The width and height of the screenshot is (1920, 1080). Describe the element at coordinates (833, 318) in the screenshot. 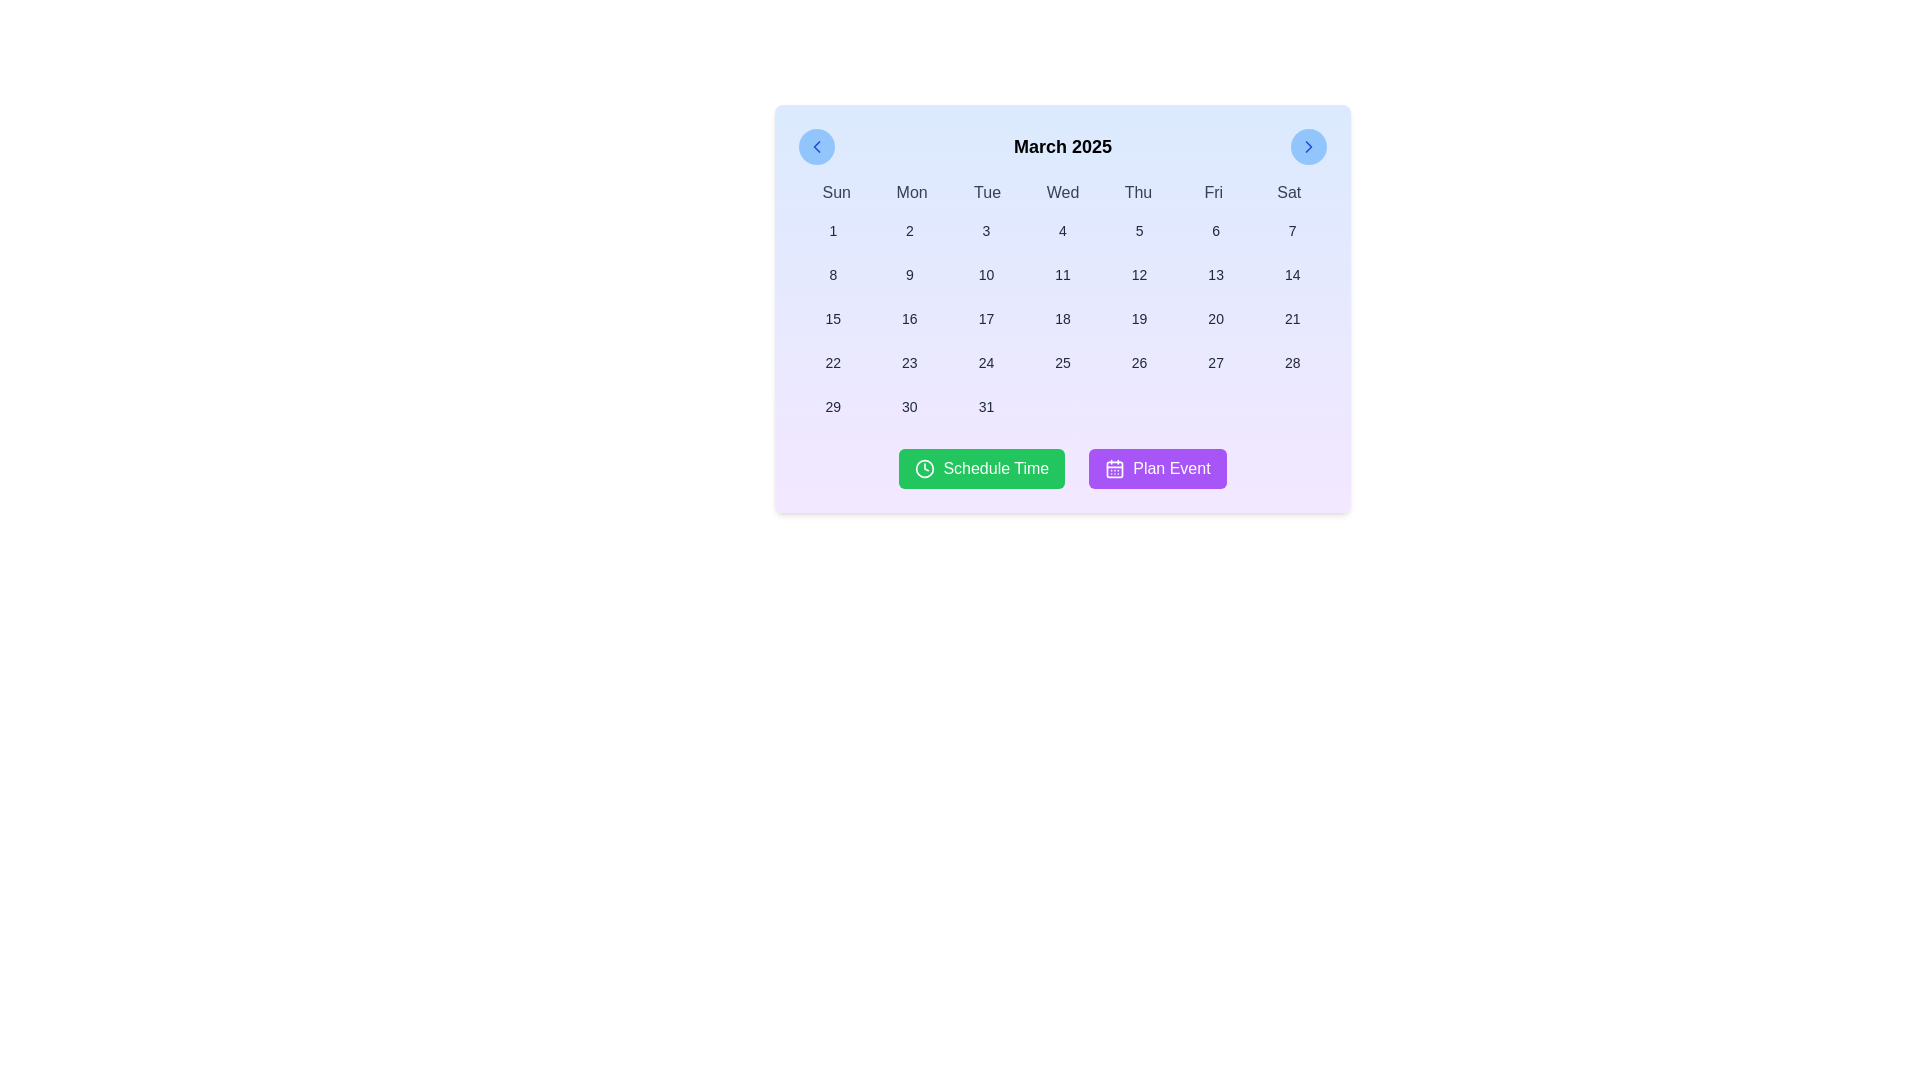

I see `the button displaying the number '15' in gray text, located in the fourth row and first column of the calendar grid` at that location.